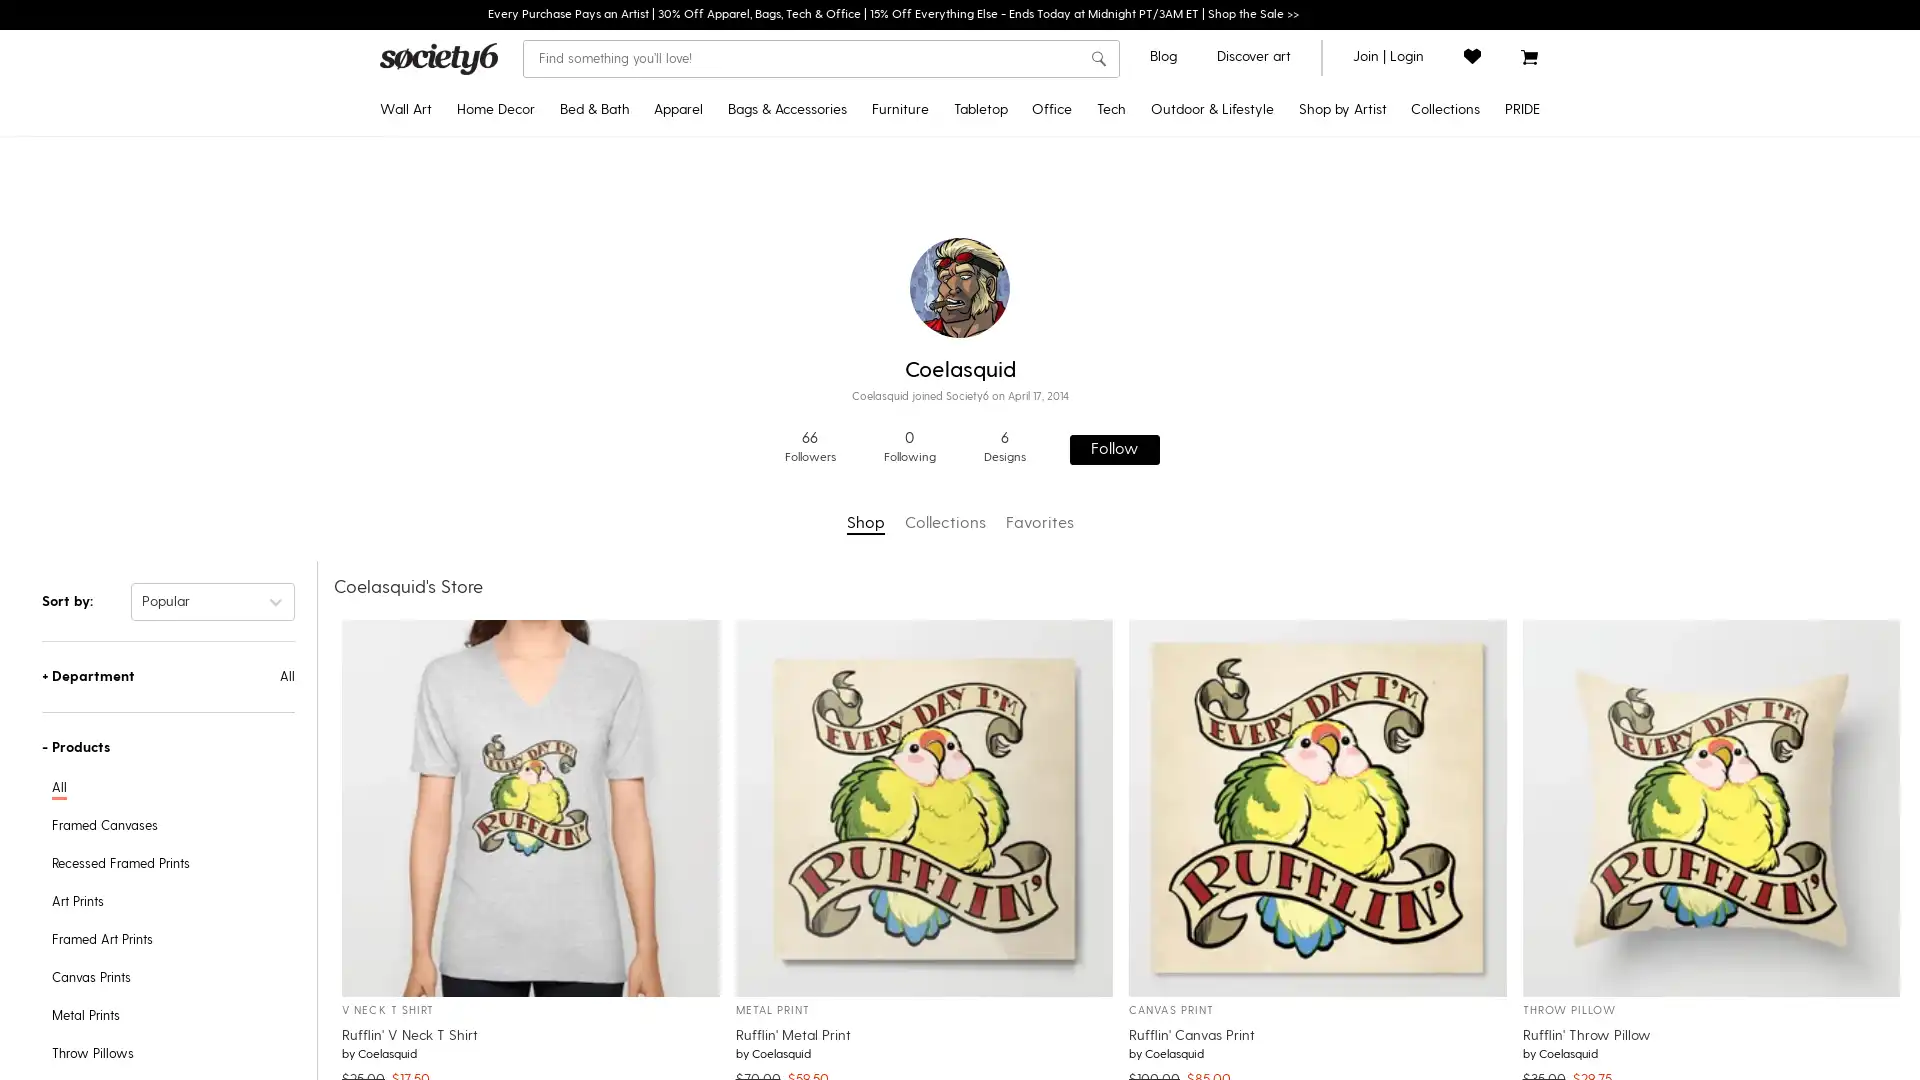 The width and height of the screenshot is (1920, 1080). I want to click on Picnic Blankets, so click(1238, 483).